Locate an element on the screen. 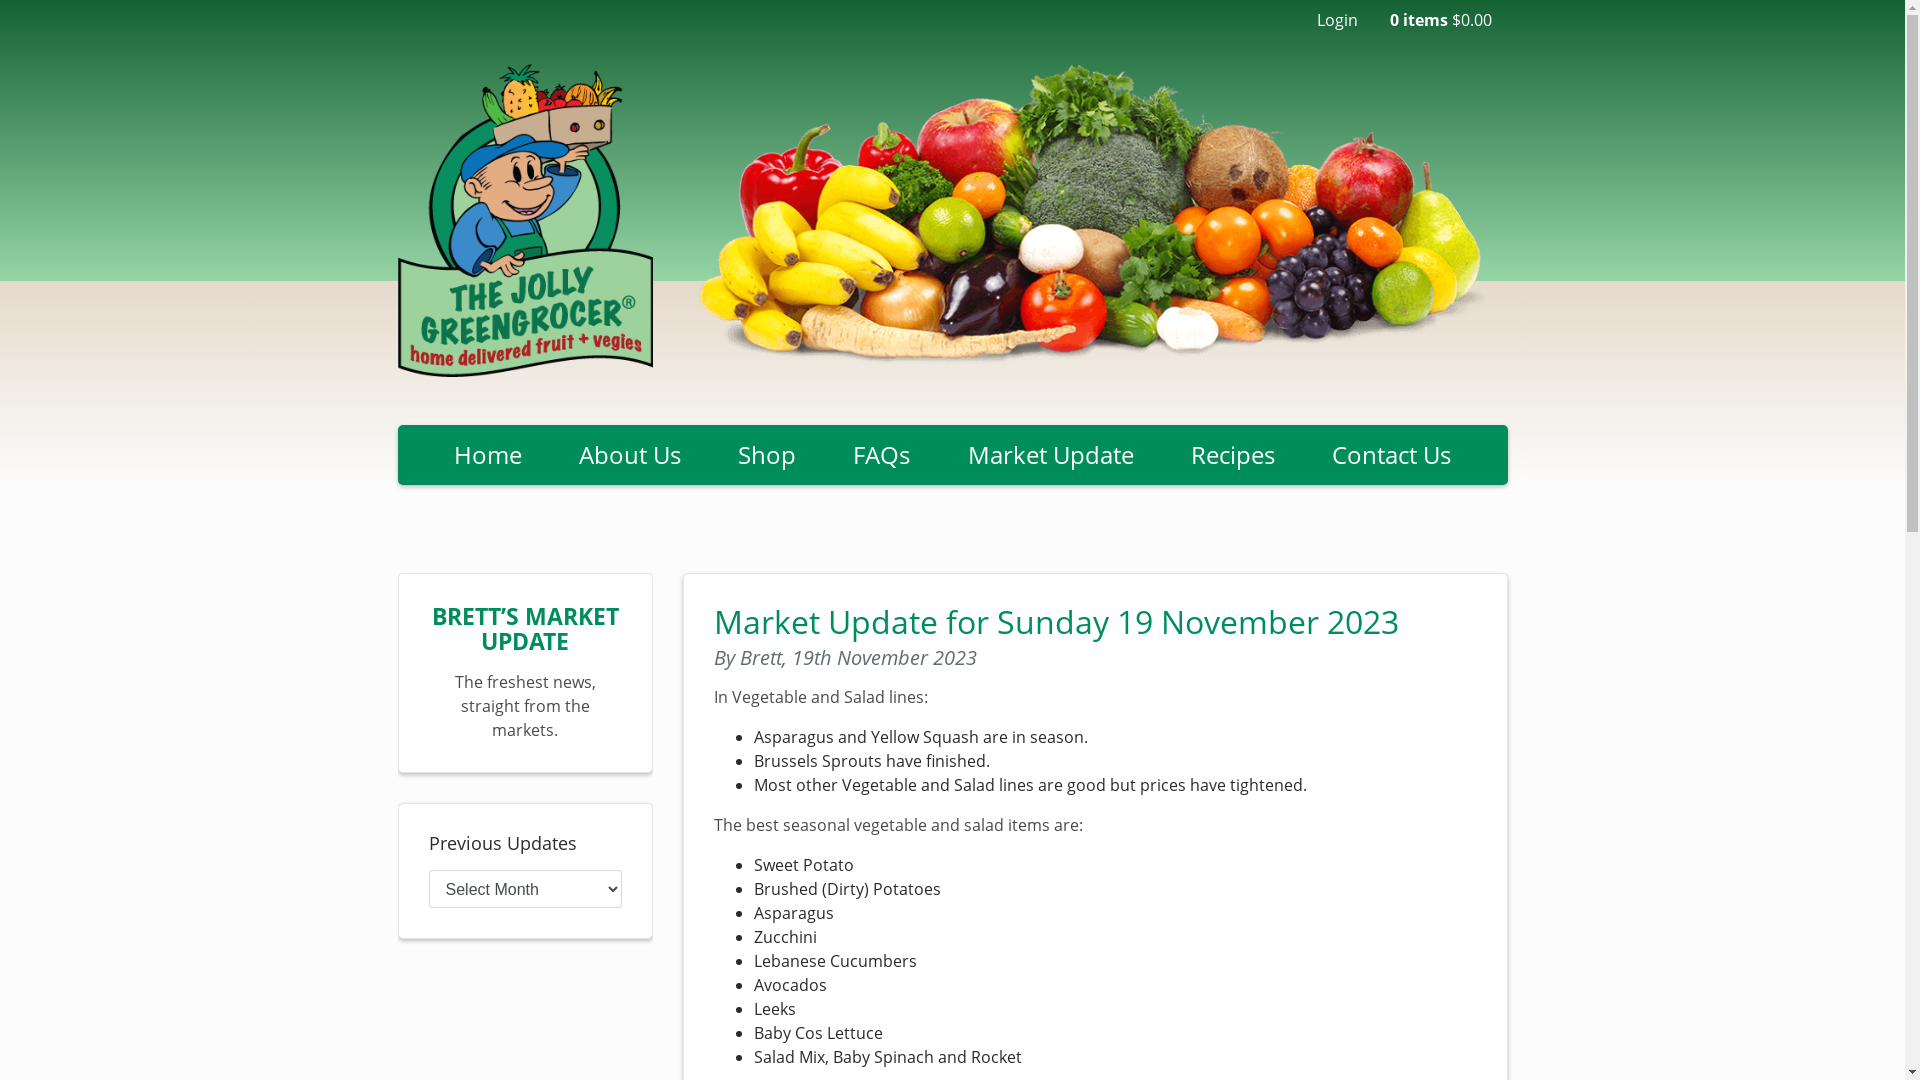 Image resolution: width=1920 pixels, height=1080 pixels. 'FAQs' is located at coordinates (881, 455).